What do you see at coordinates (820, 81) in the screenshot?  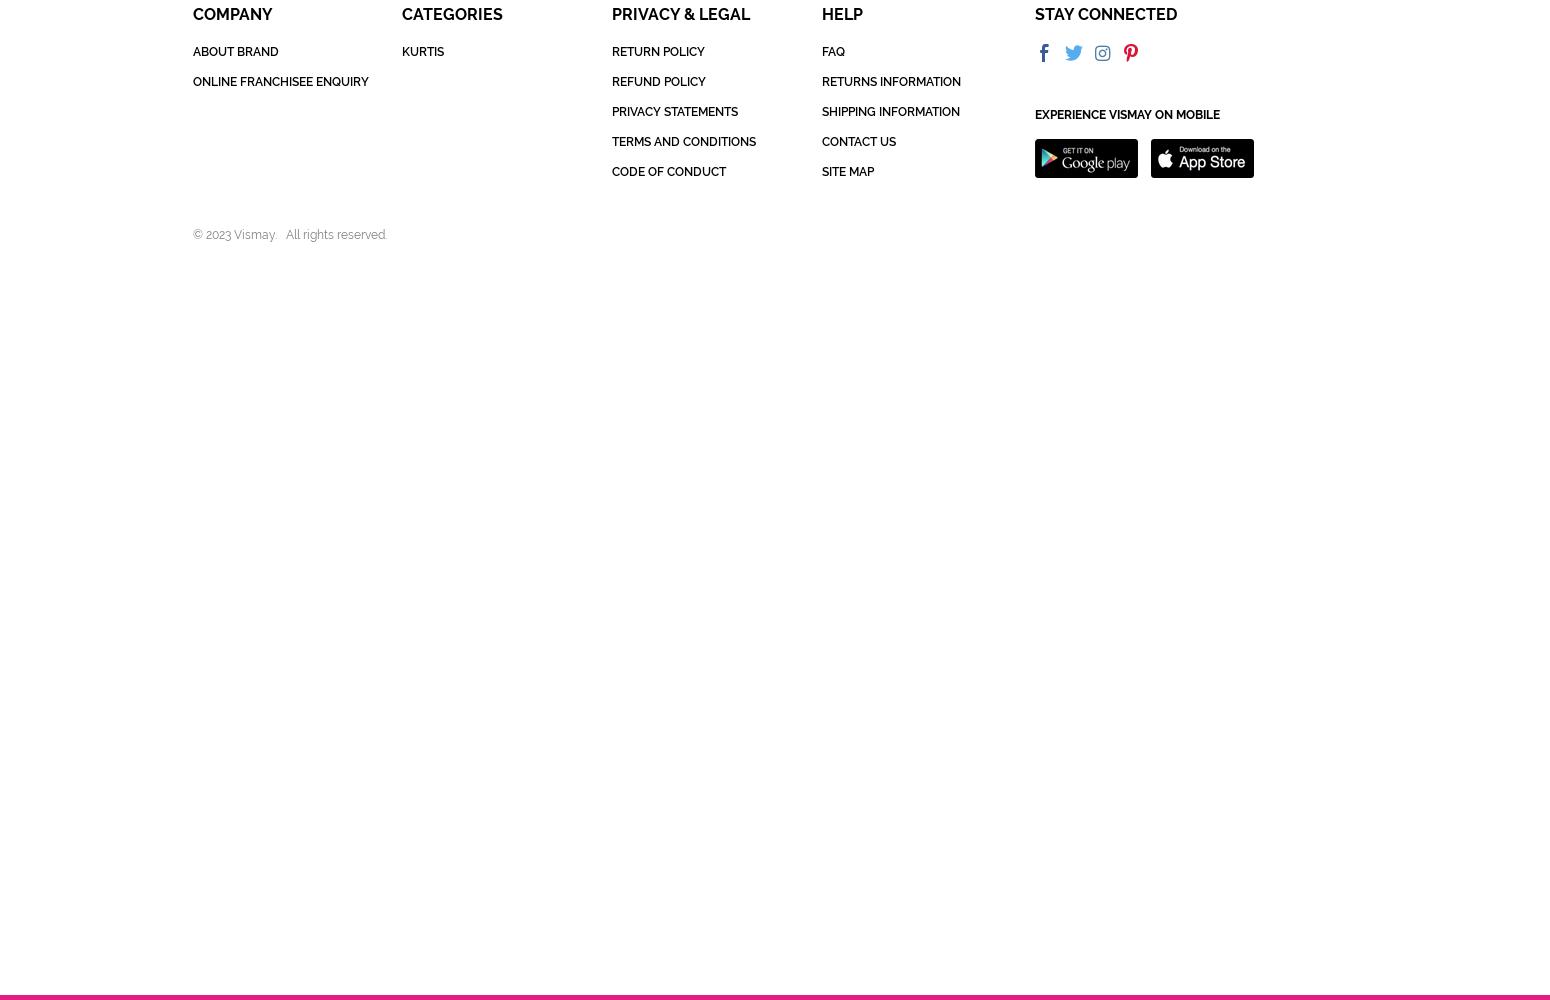 I see `'RETURNS INFORMATION'` at bounding box center [820, 81].